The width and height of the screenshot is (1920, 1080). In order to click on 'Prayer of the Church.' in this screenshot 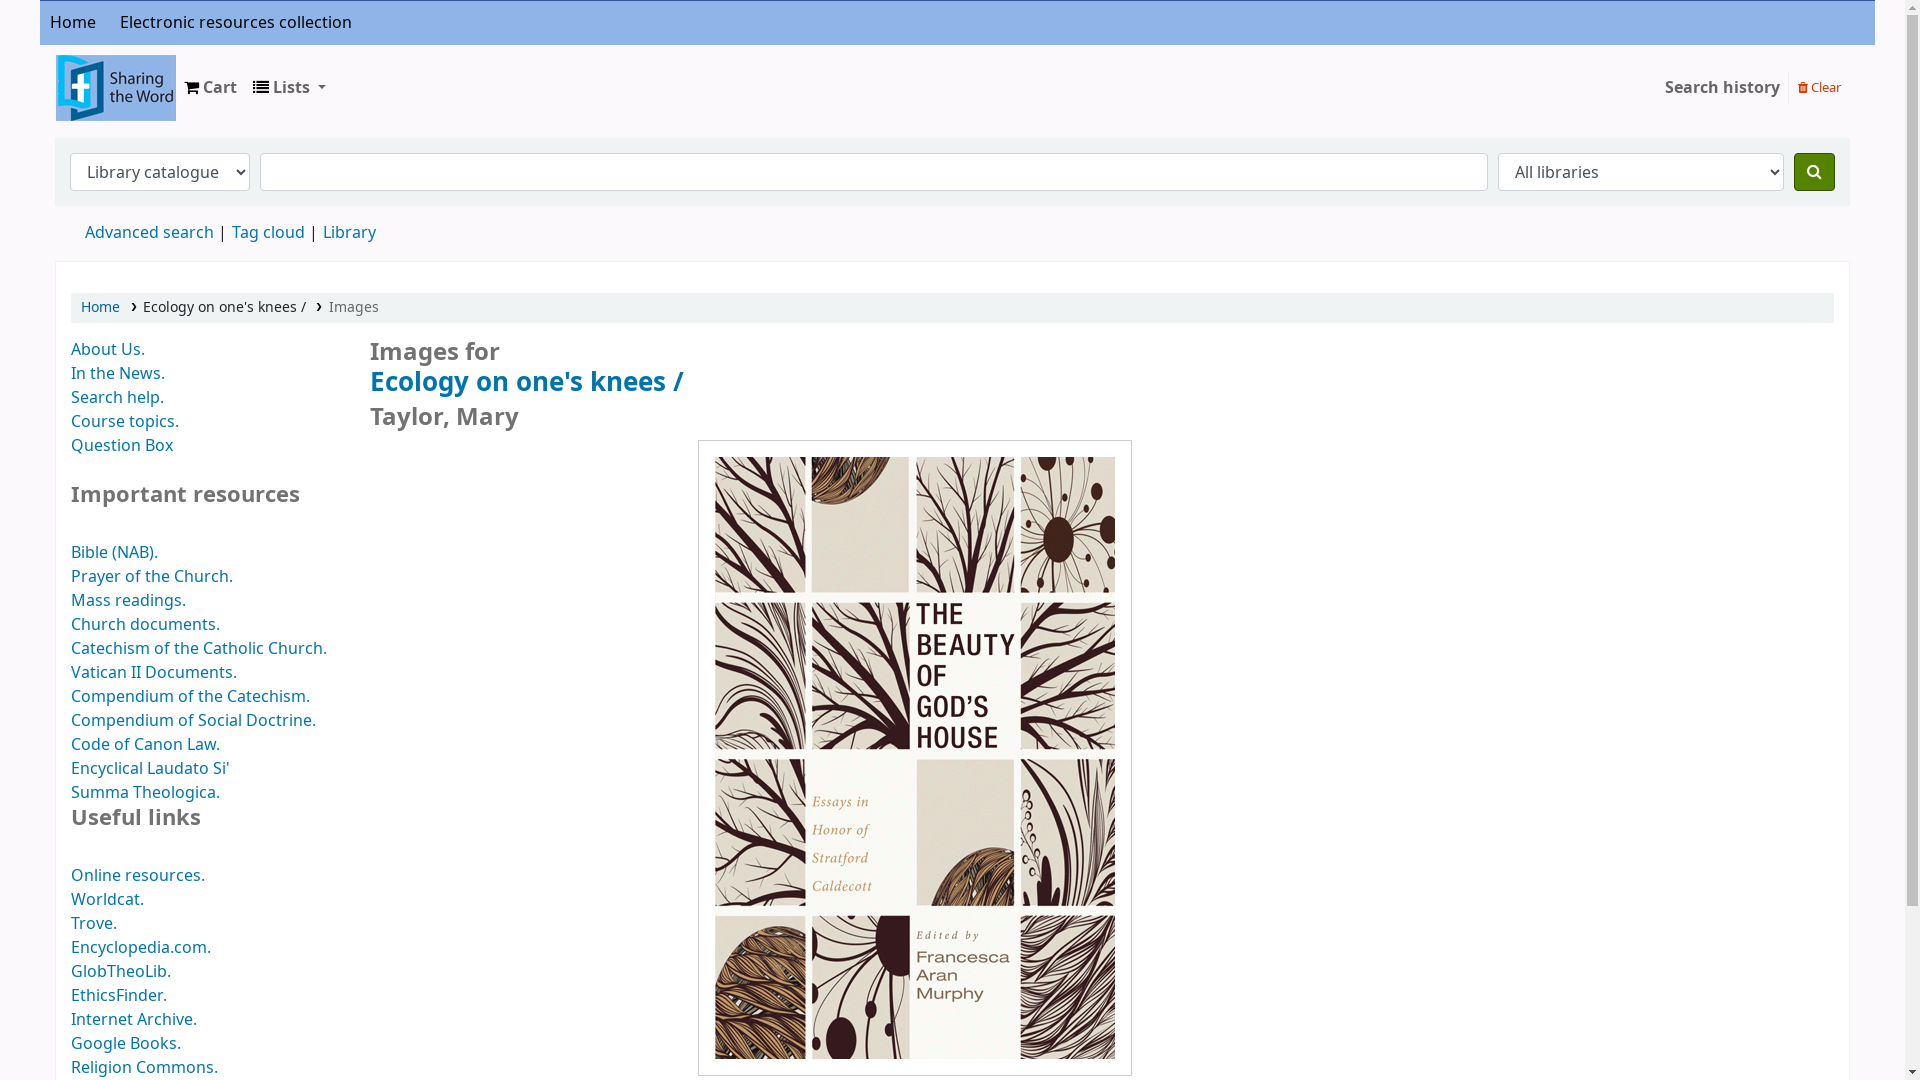, I will do `click(151, 577)`.